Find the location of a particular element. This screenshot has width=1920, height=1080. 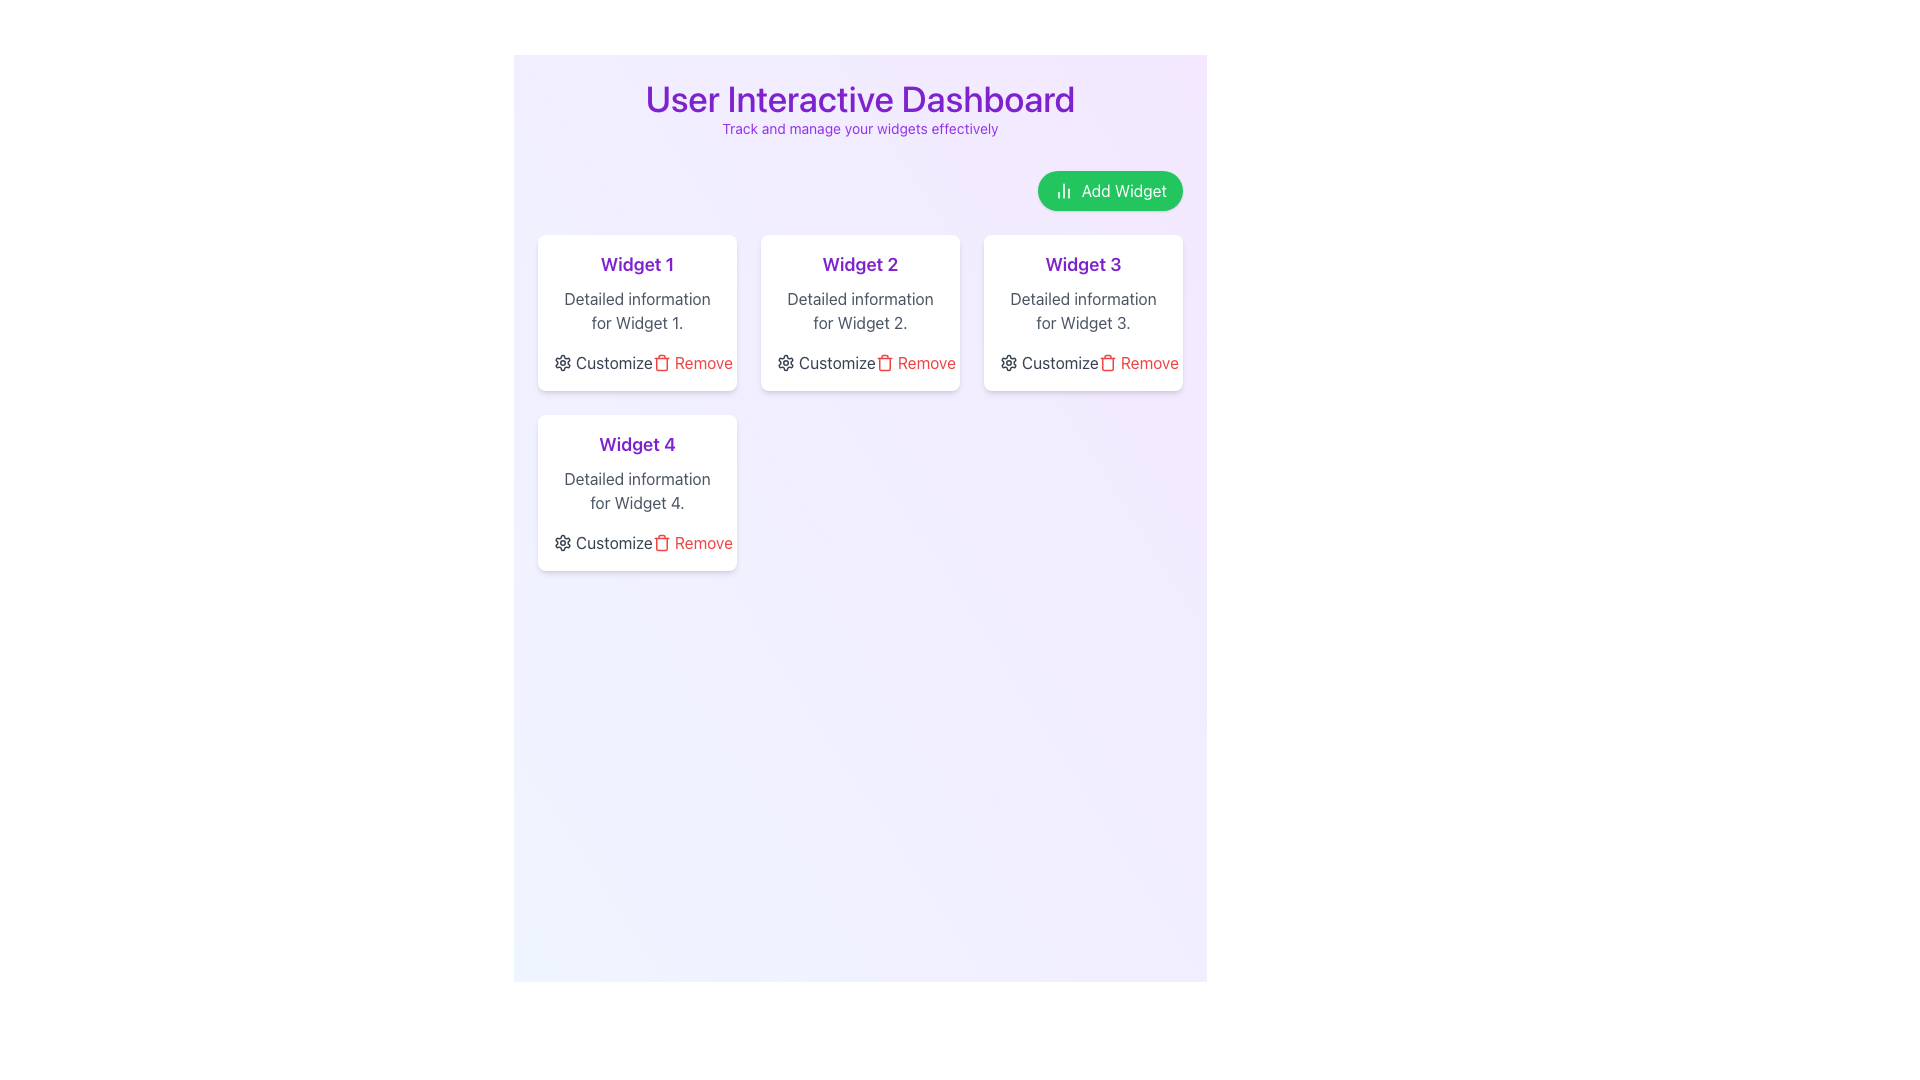

the settings icon located to the left of the 'Customize' text label in the button cluster is located at coordinates (785, 362).